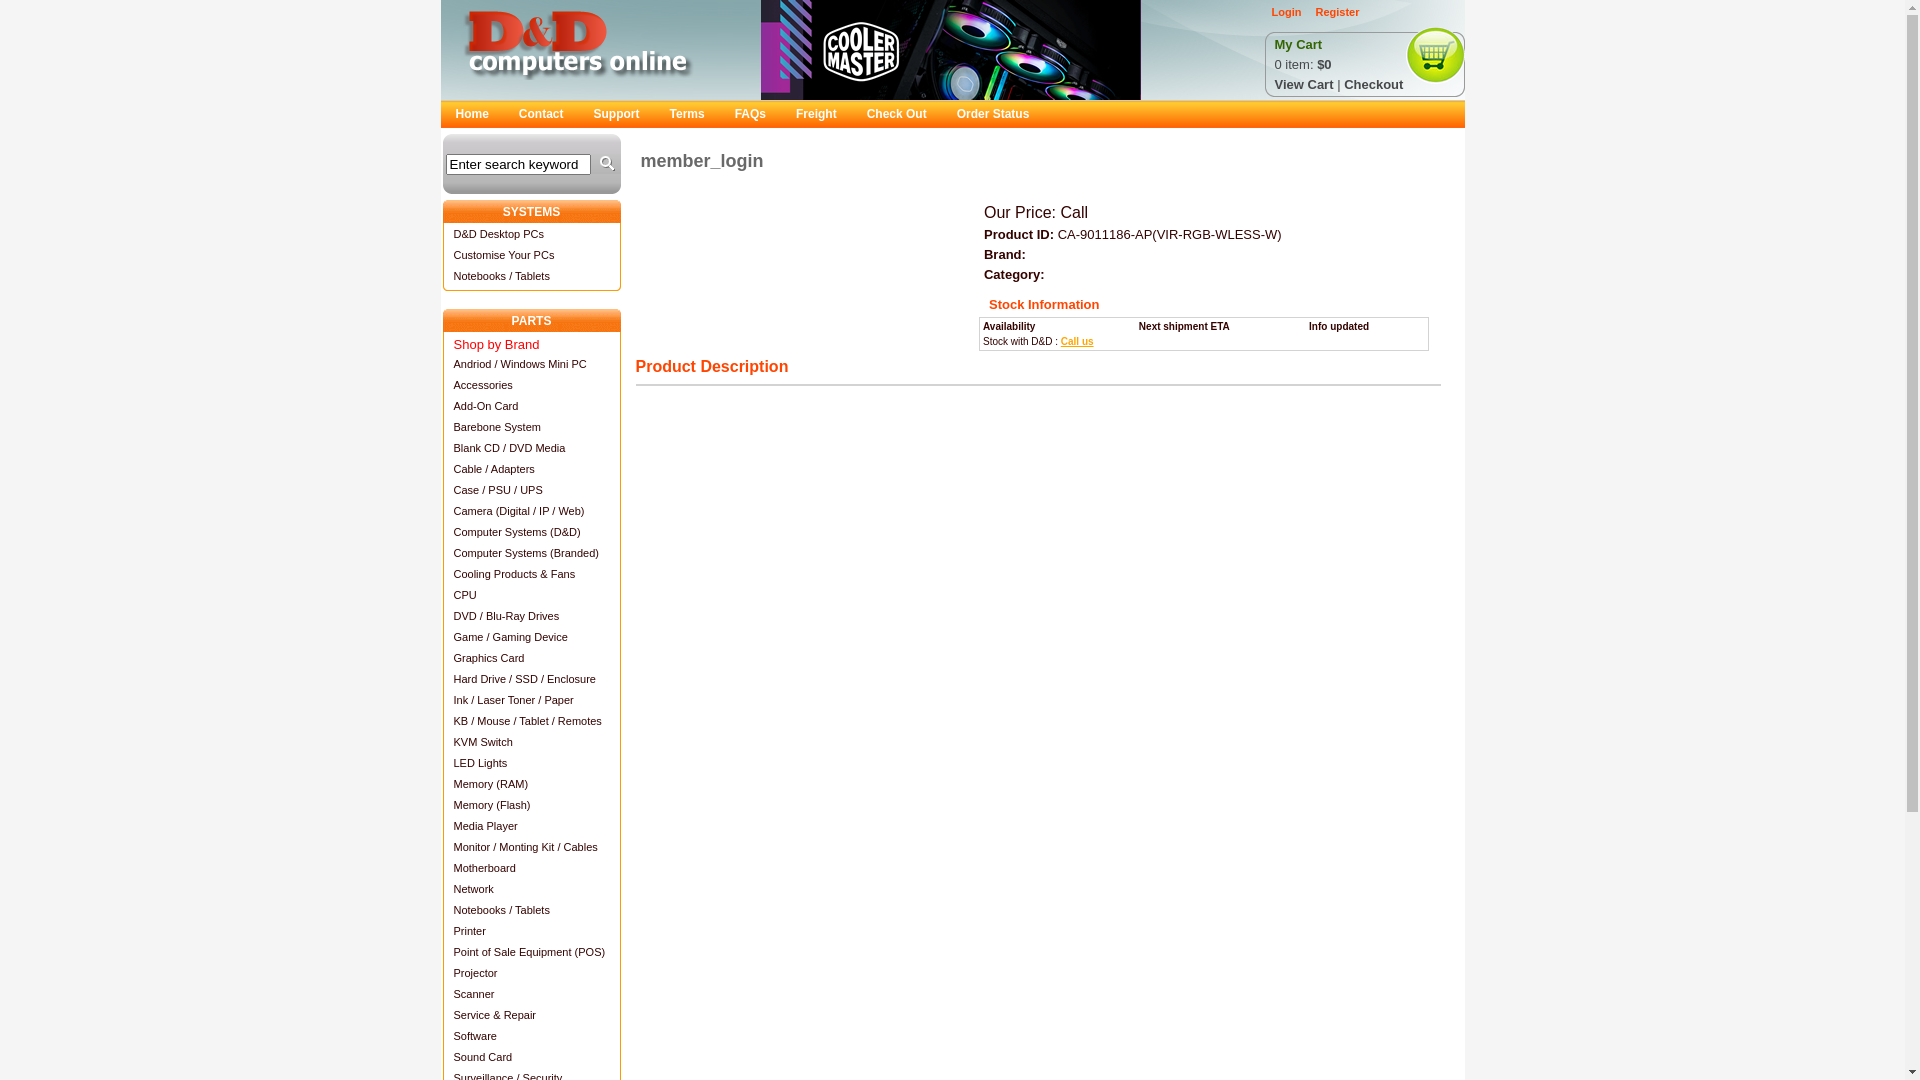  I want to click on 'Customise Your PCs', so click(531, 253).